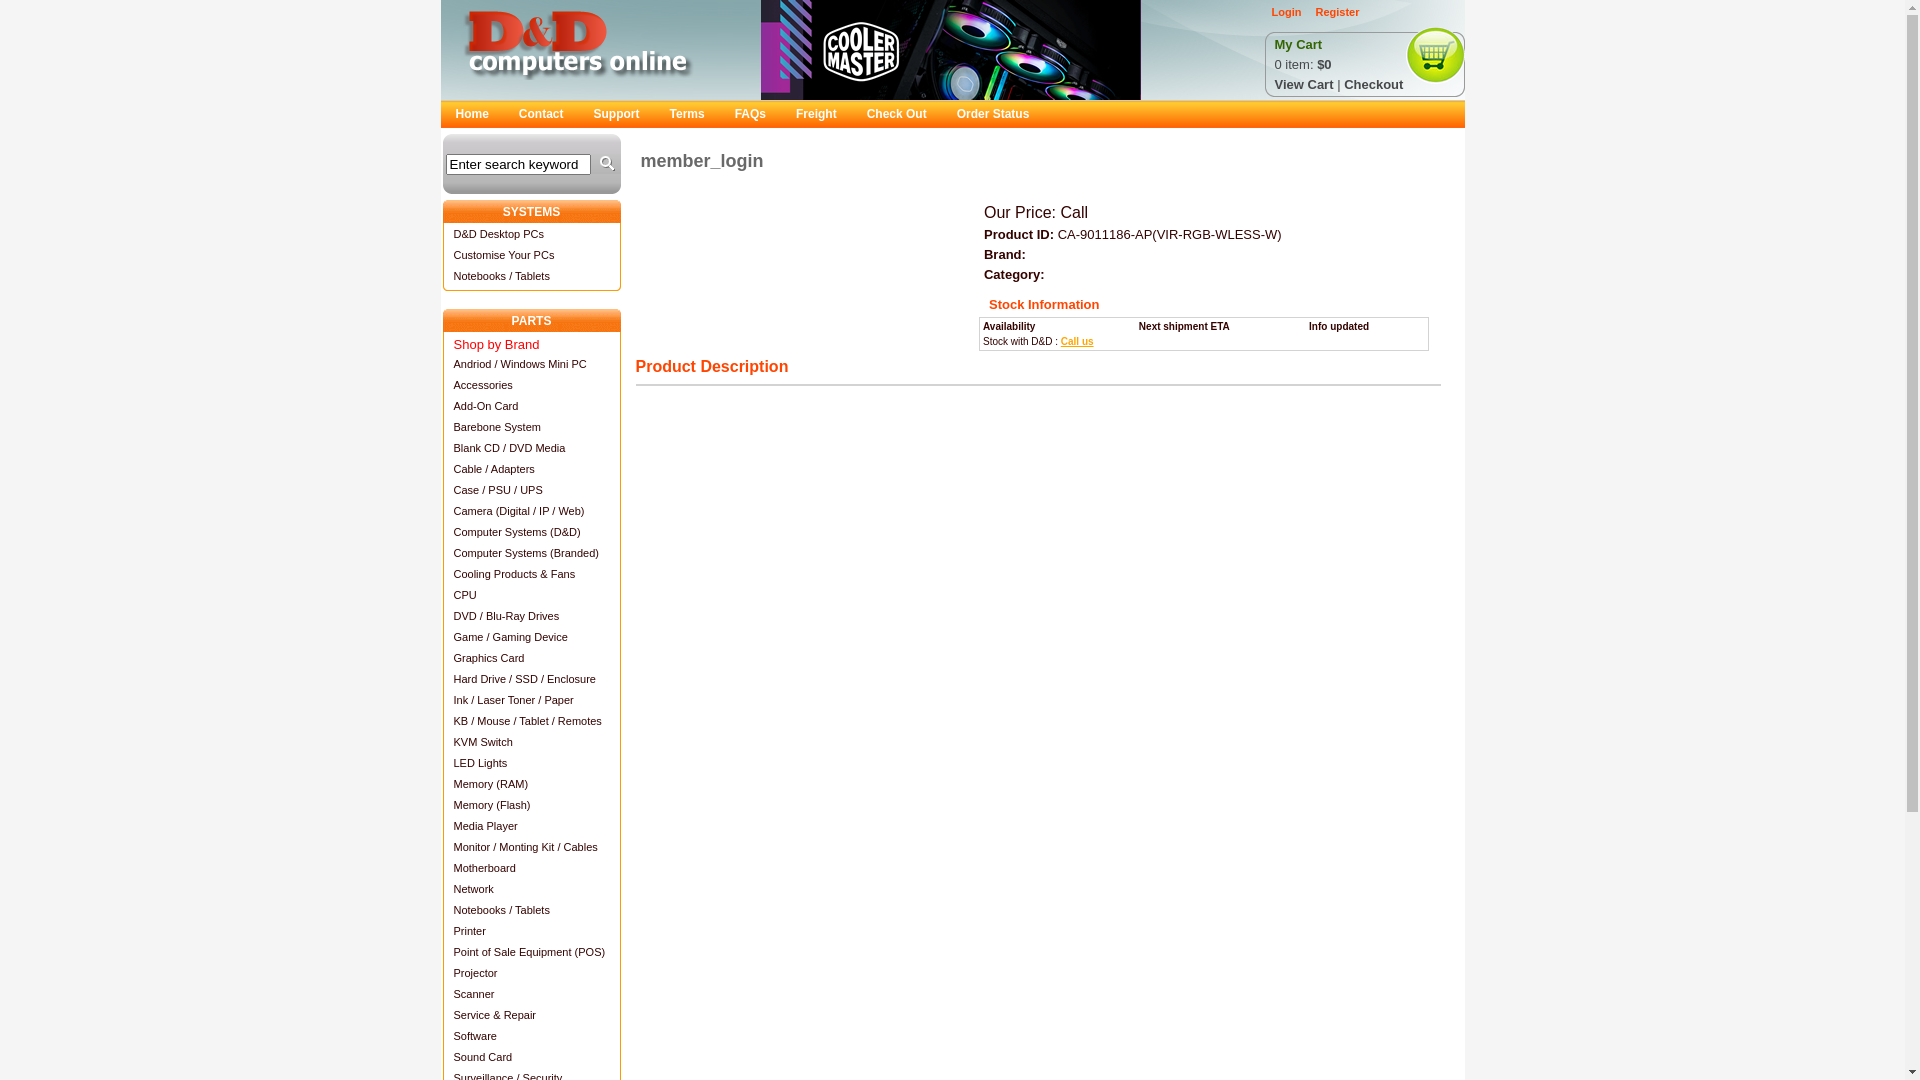  I want to click on 'Customise Your PCs', so click(531, 253).